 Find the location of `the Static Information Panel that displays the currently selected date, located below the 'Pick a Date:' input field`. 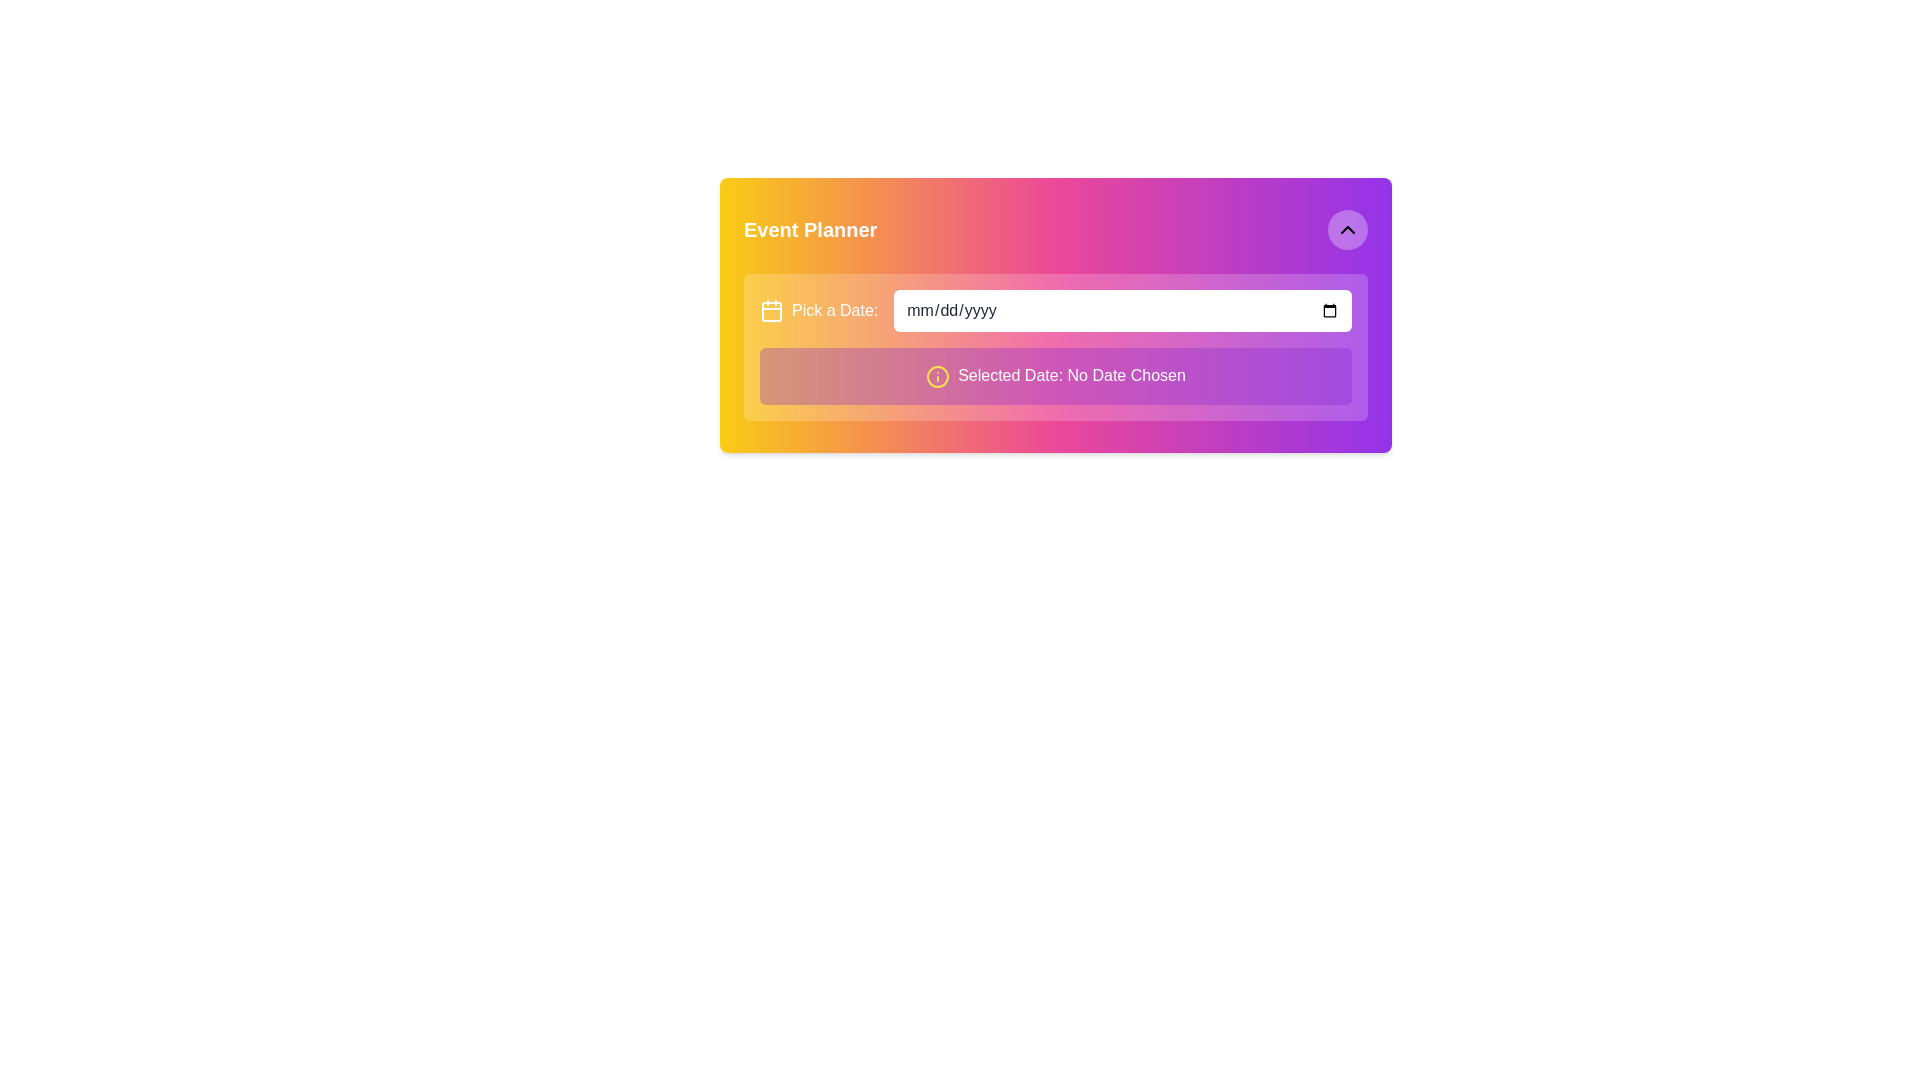

the Static Information Panel that displays the currently selected date, located below the 'Pick a Date:' input field is located at coordinates (1055, 375).